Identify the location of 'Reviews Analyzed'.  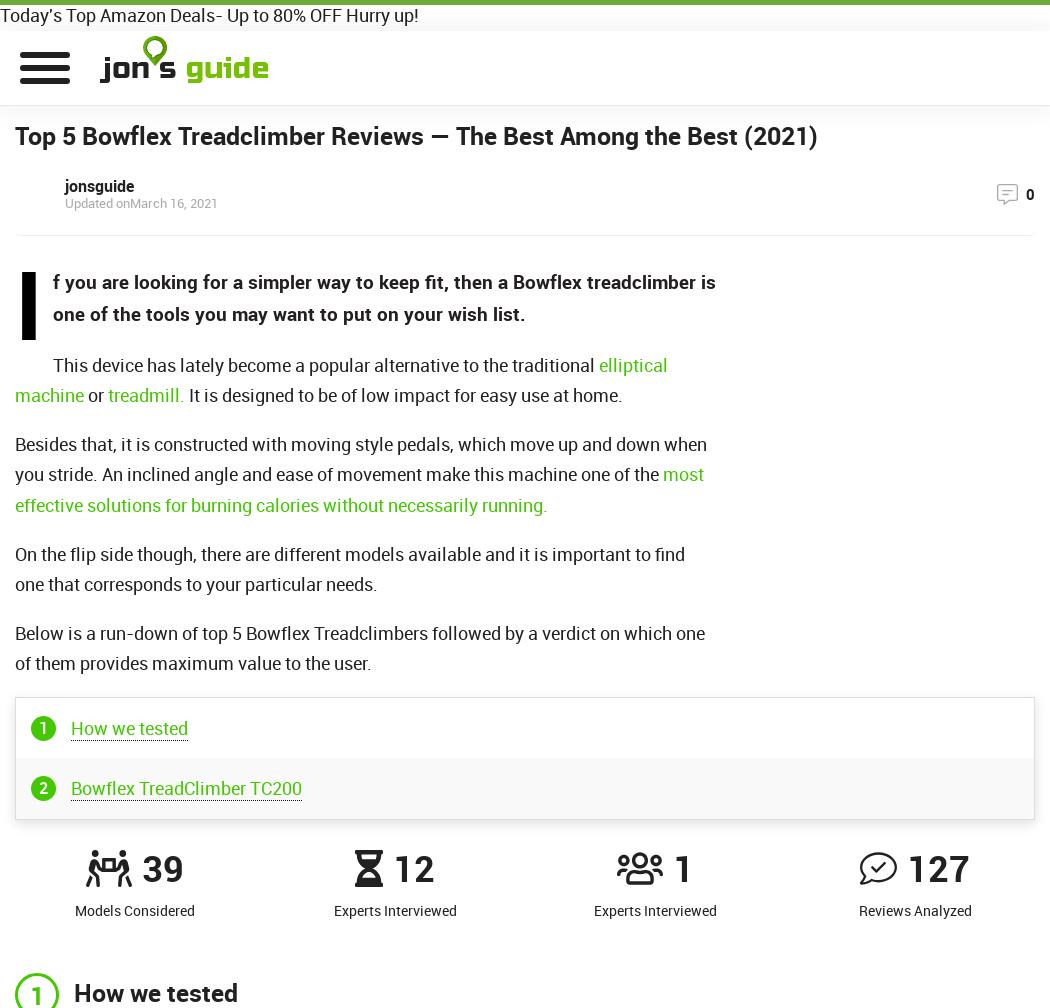
(857, 910).